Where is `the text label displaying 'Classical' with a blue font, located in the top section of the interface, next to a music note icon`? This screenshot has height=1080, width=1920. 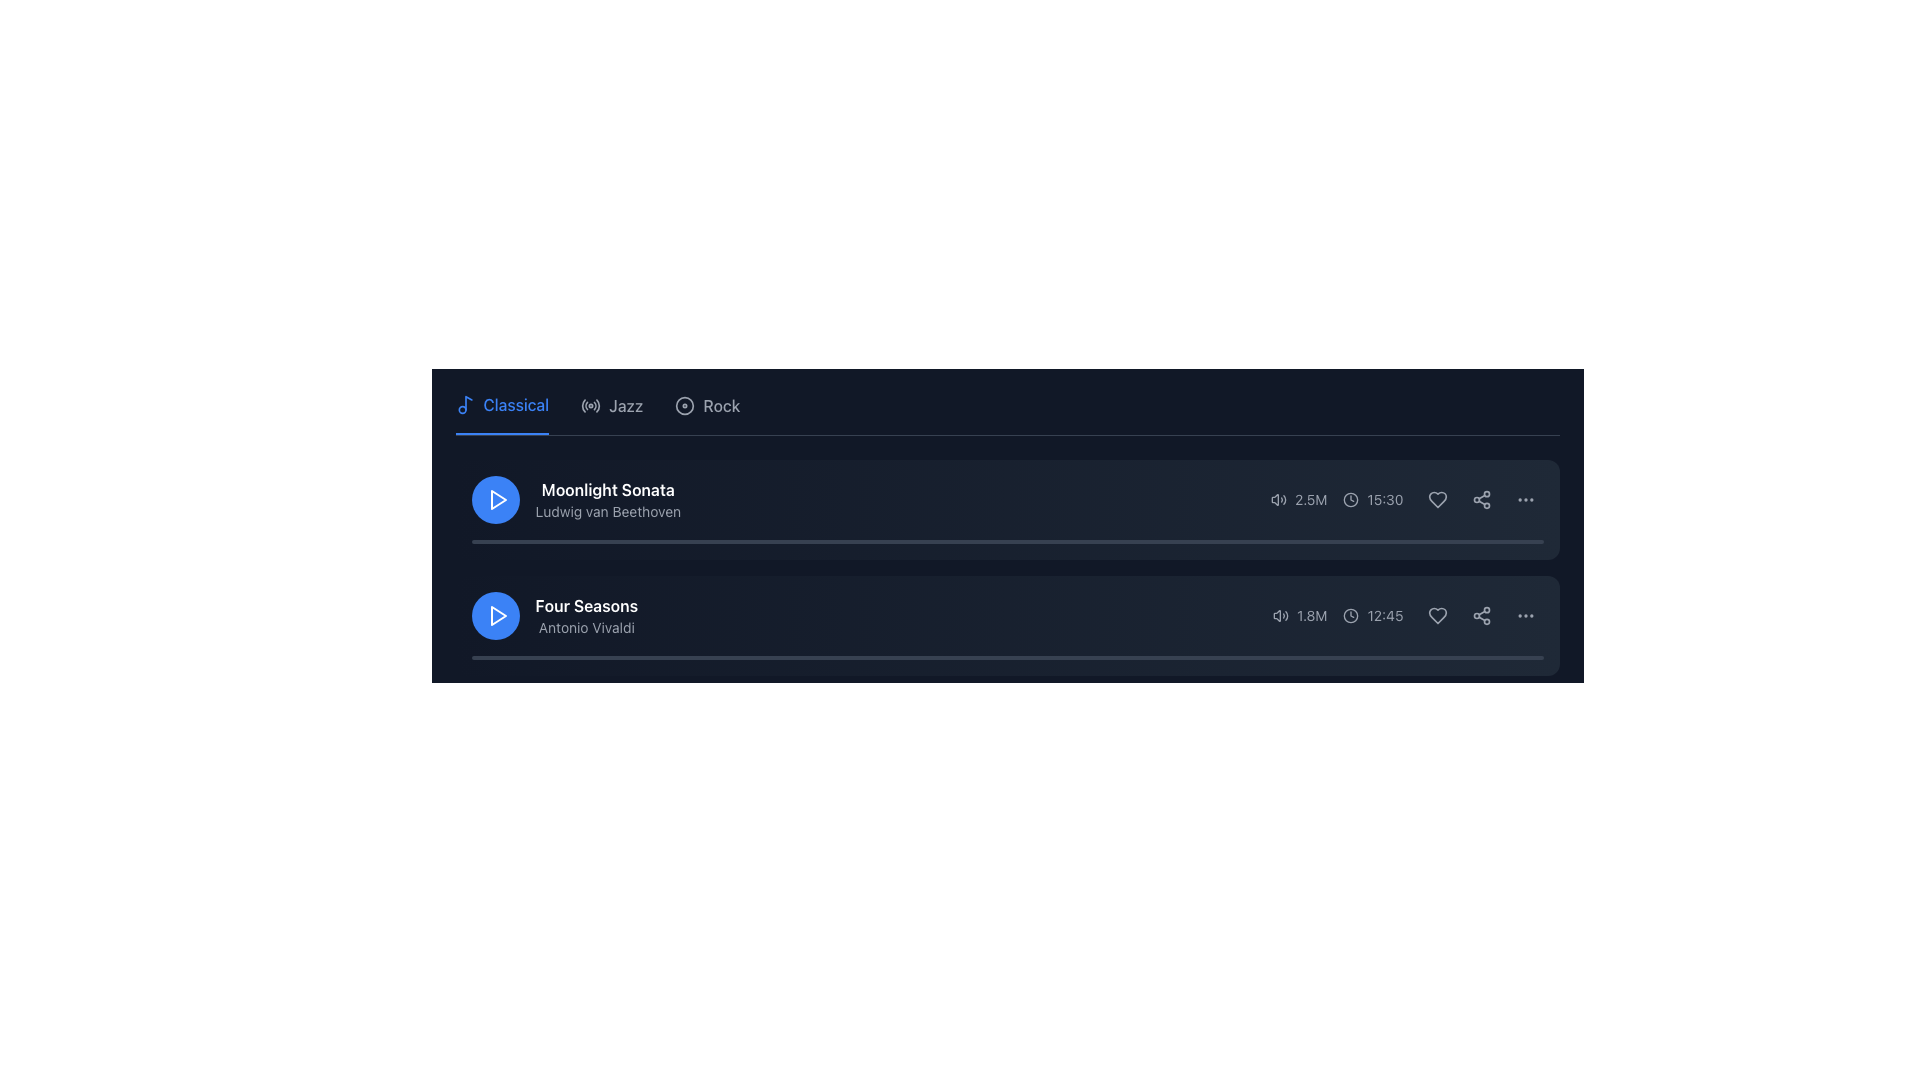
the text label displaying 'Classical' with a blue font, located in the top section of the interface, next to a music note icon is located at coordinates (516, 405).